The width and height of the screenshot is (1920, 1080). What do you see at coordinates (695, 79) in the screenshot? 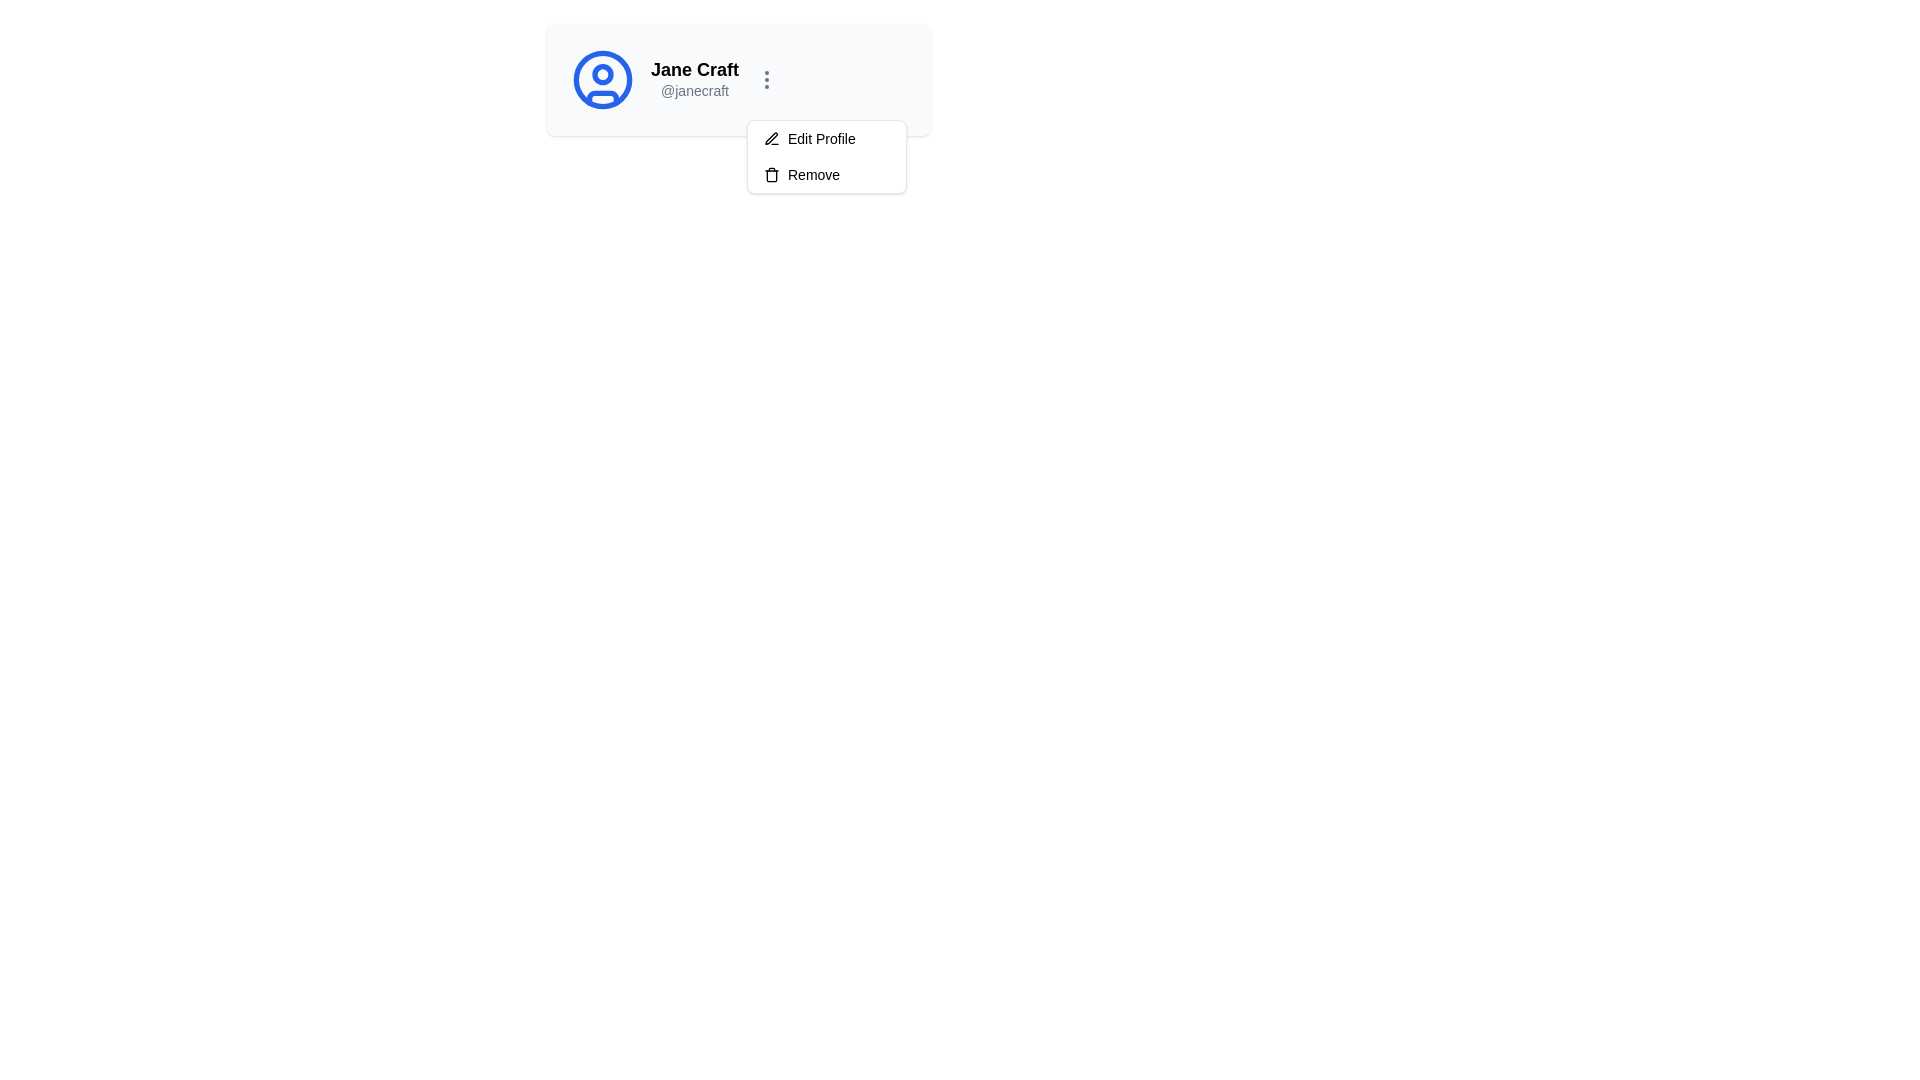
I see `the Text Display element that shows the user's name and username, located centrally above the dropdown menu options for 'Edit Profile' and 'Remove'` at bounding box center [695, 79].